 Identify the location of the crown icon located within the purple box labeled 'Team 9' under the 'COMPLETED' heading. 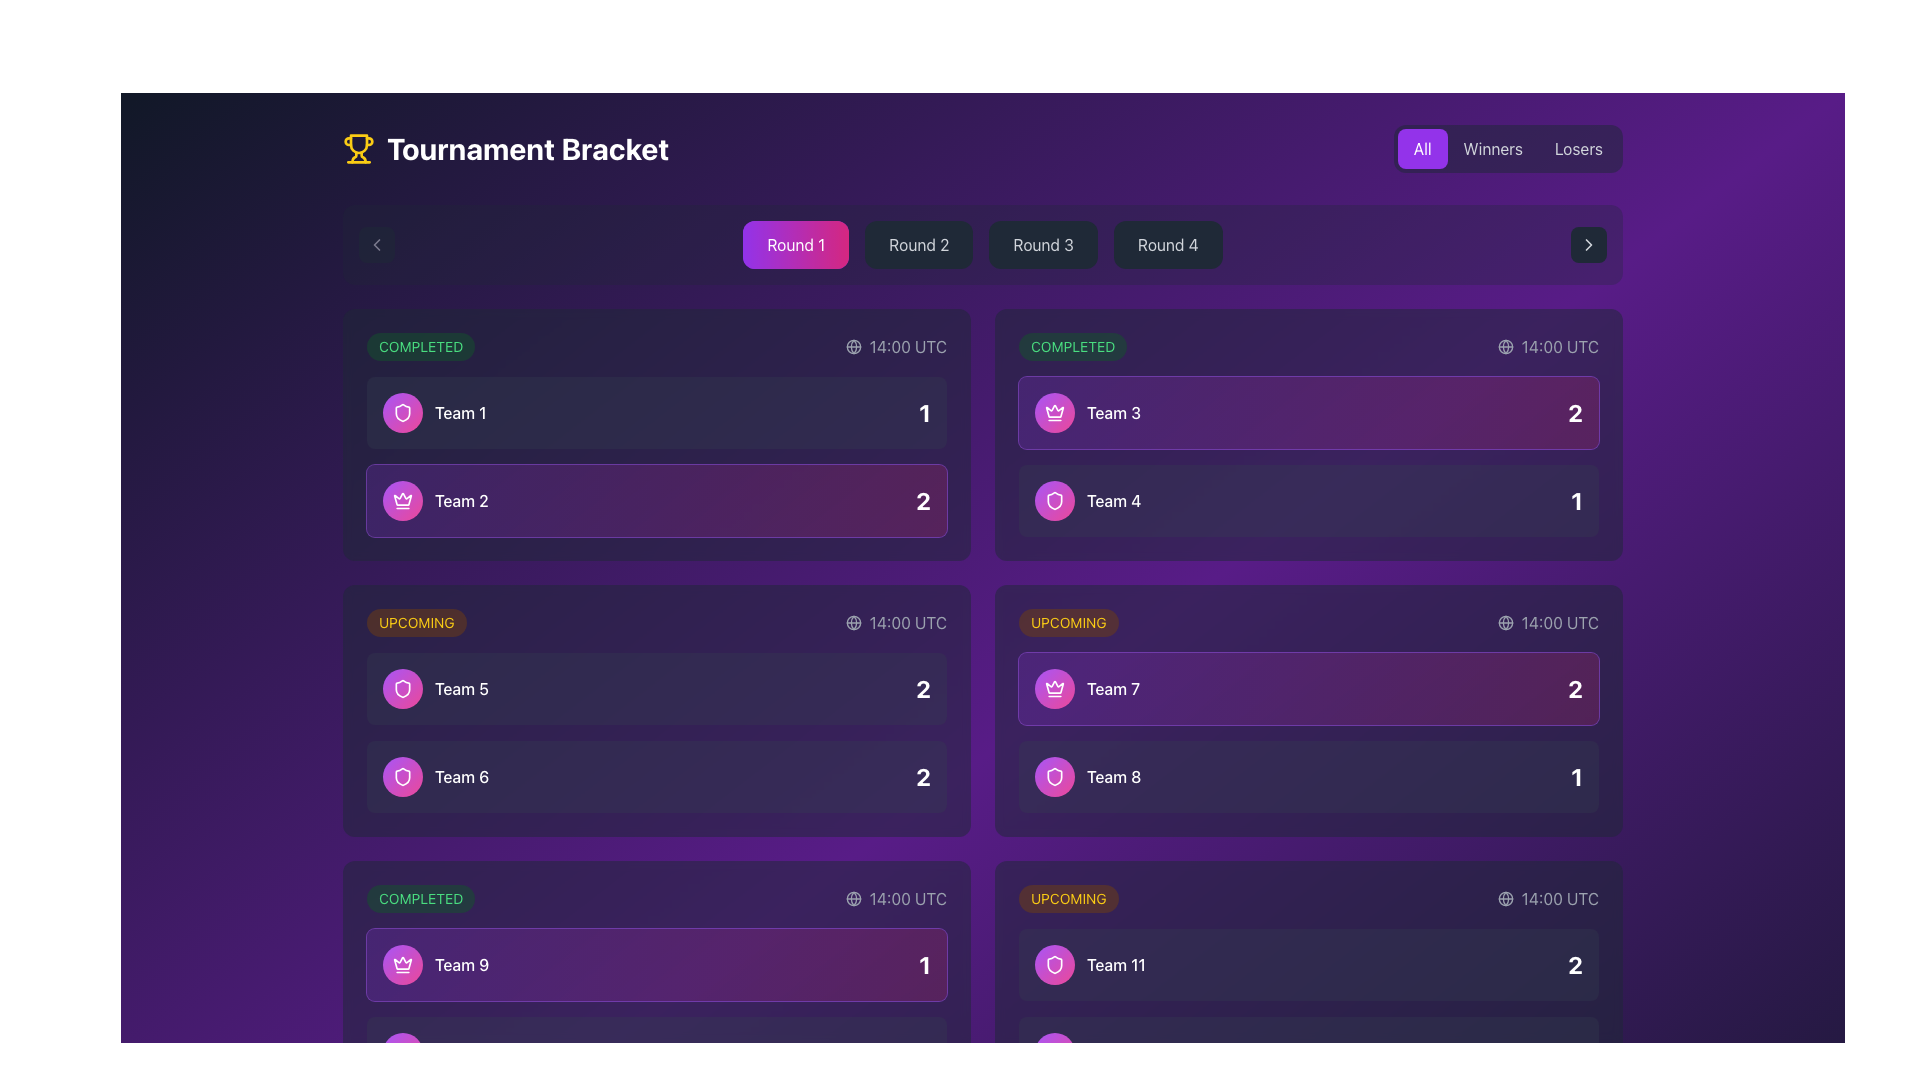
(402, 963).